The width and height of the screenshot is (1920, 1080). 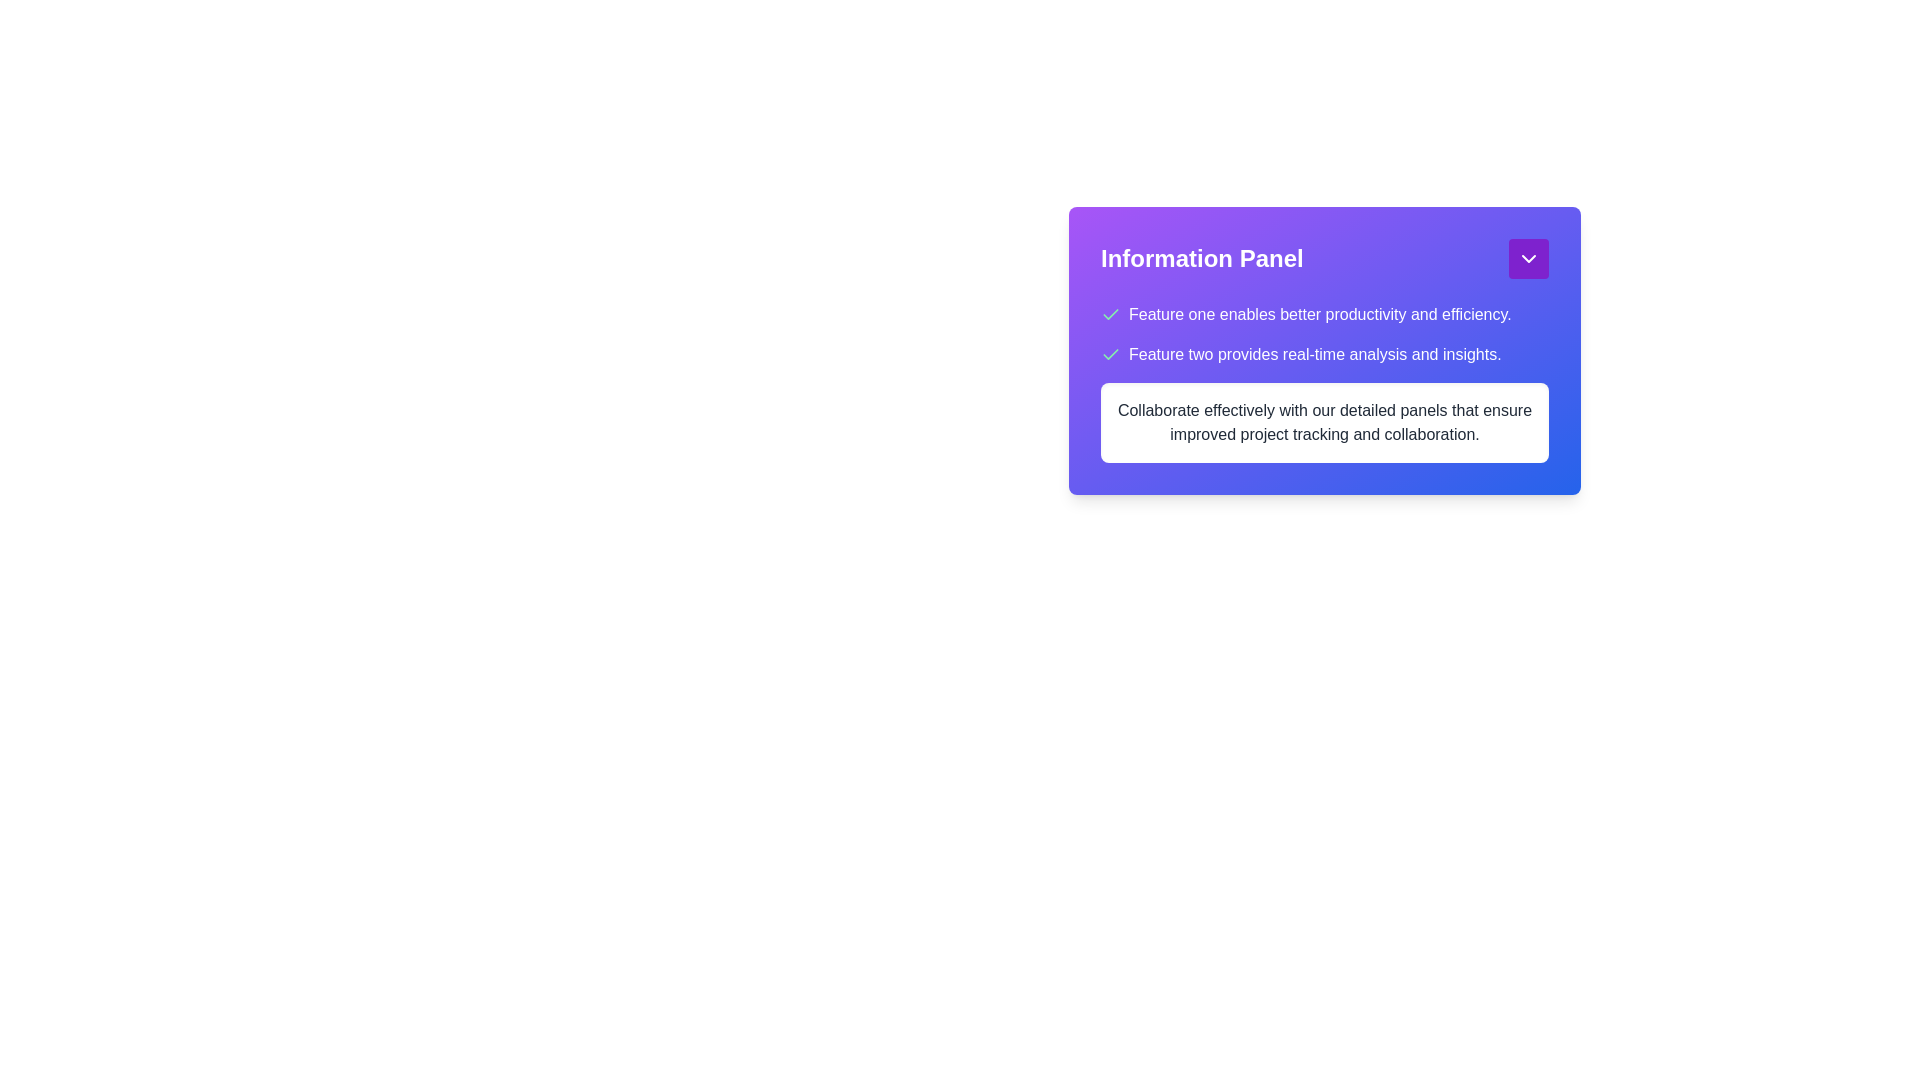 I want to click on the second text display element in the 'Information Panel' that provides a specific feature or benefit, located below 'Feature one enables better productivity and efficiency.', so click(x=1315, y=353).